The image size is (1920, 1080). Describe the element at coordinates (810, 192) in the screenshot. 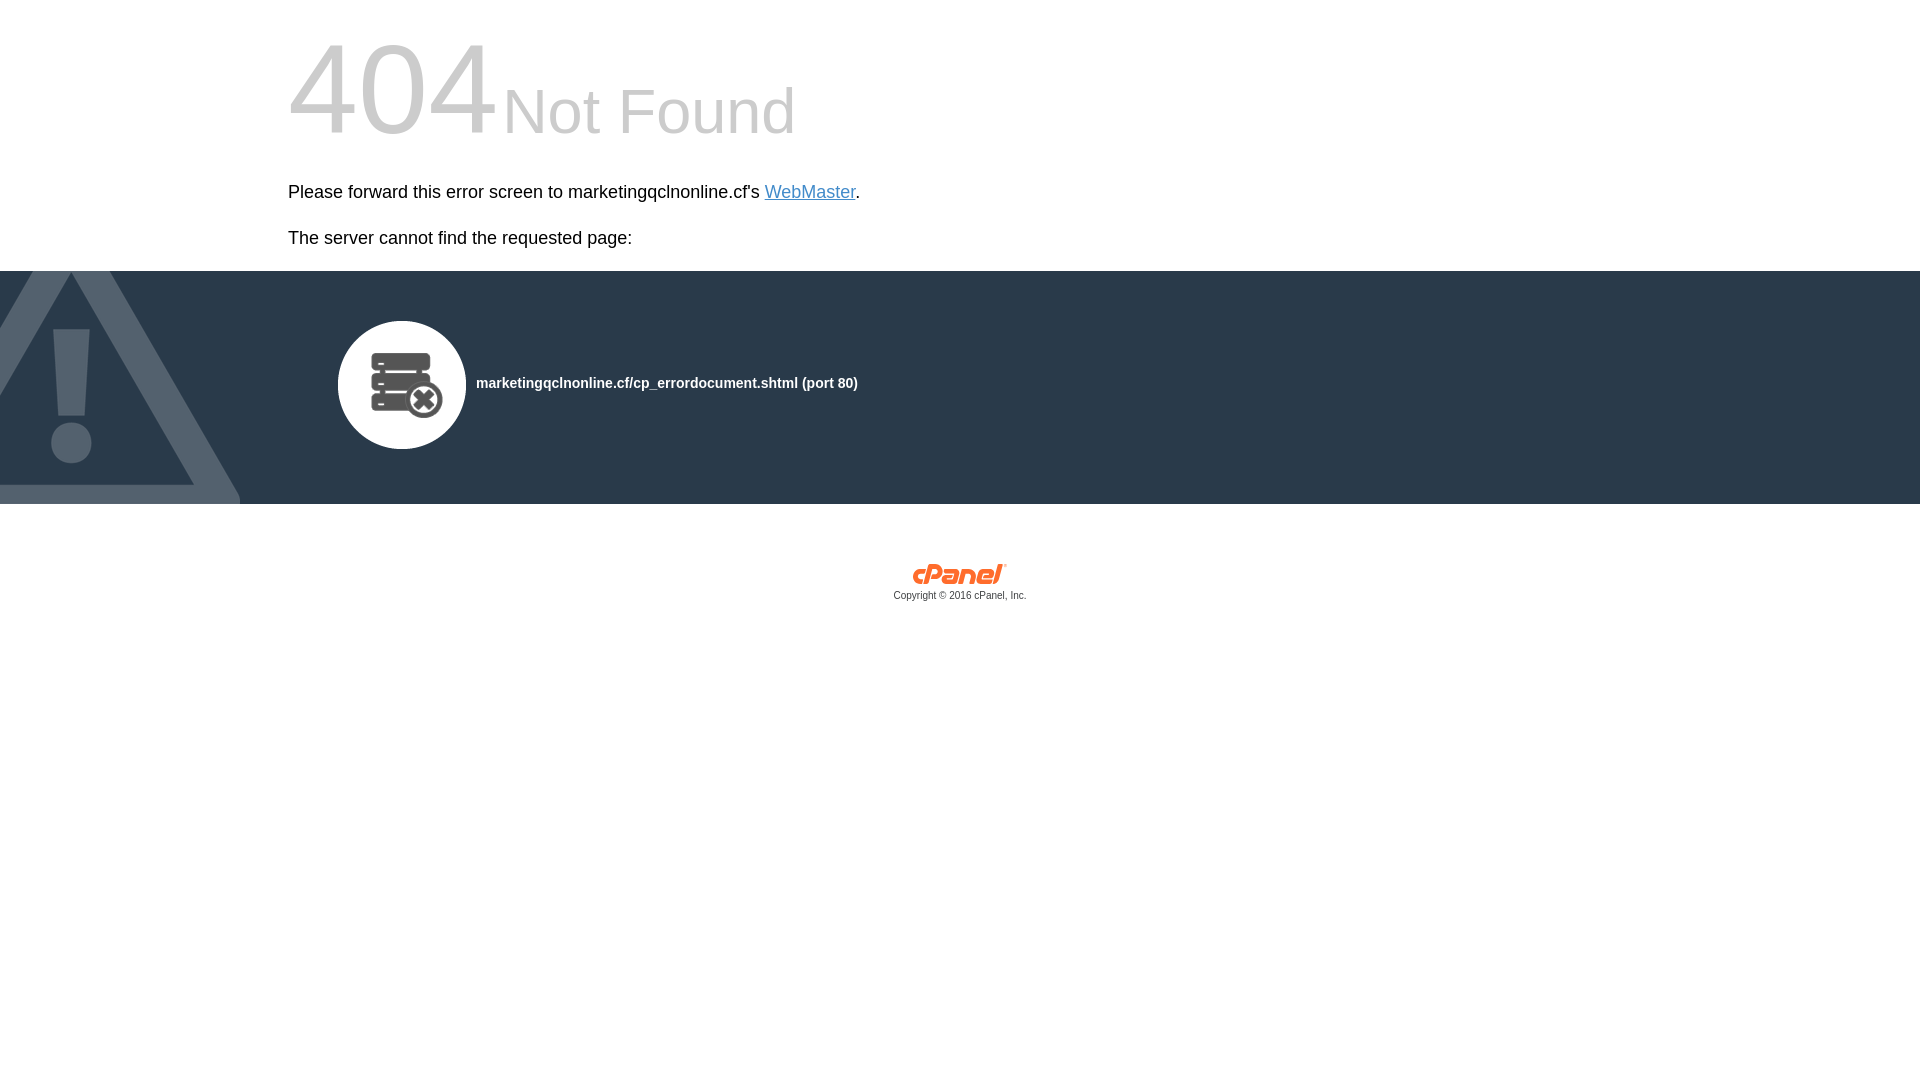

I see `'WebMaster'` at that location.